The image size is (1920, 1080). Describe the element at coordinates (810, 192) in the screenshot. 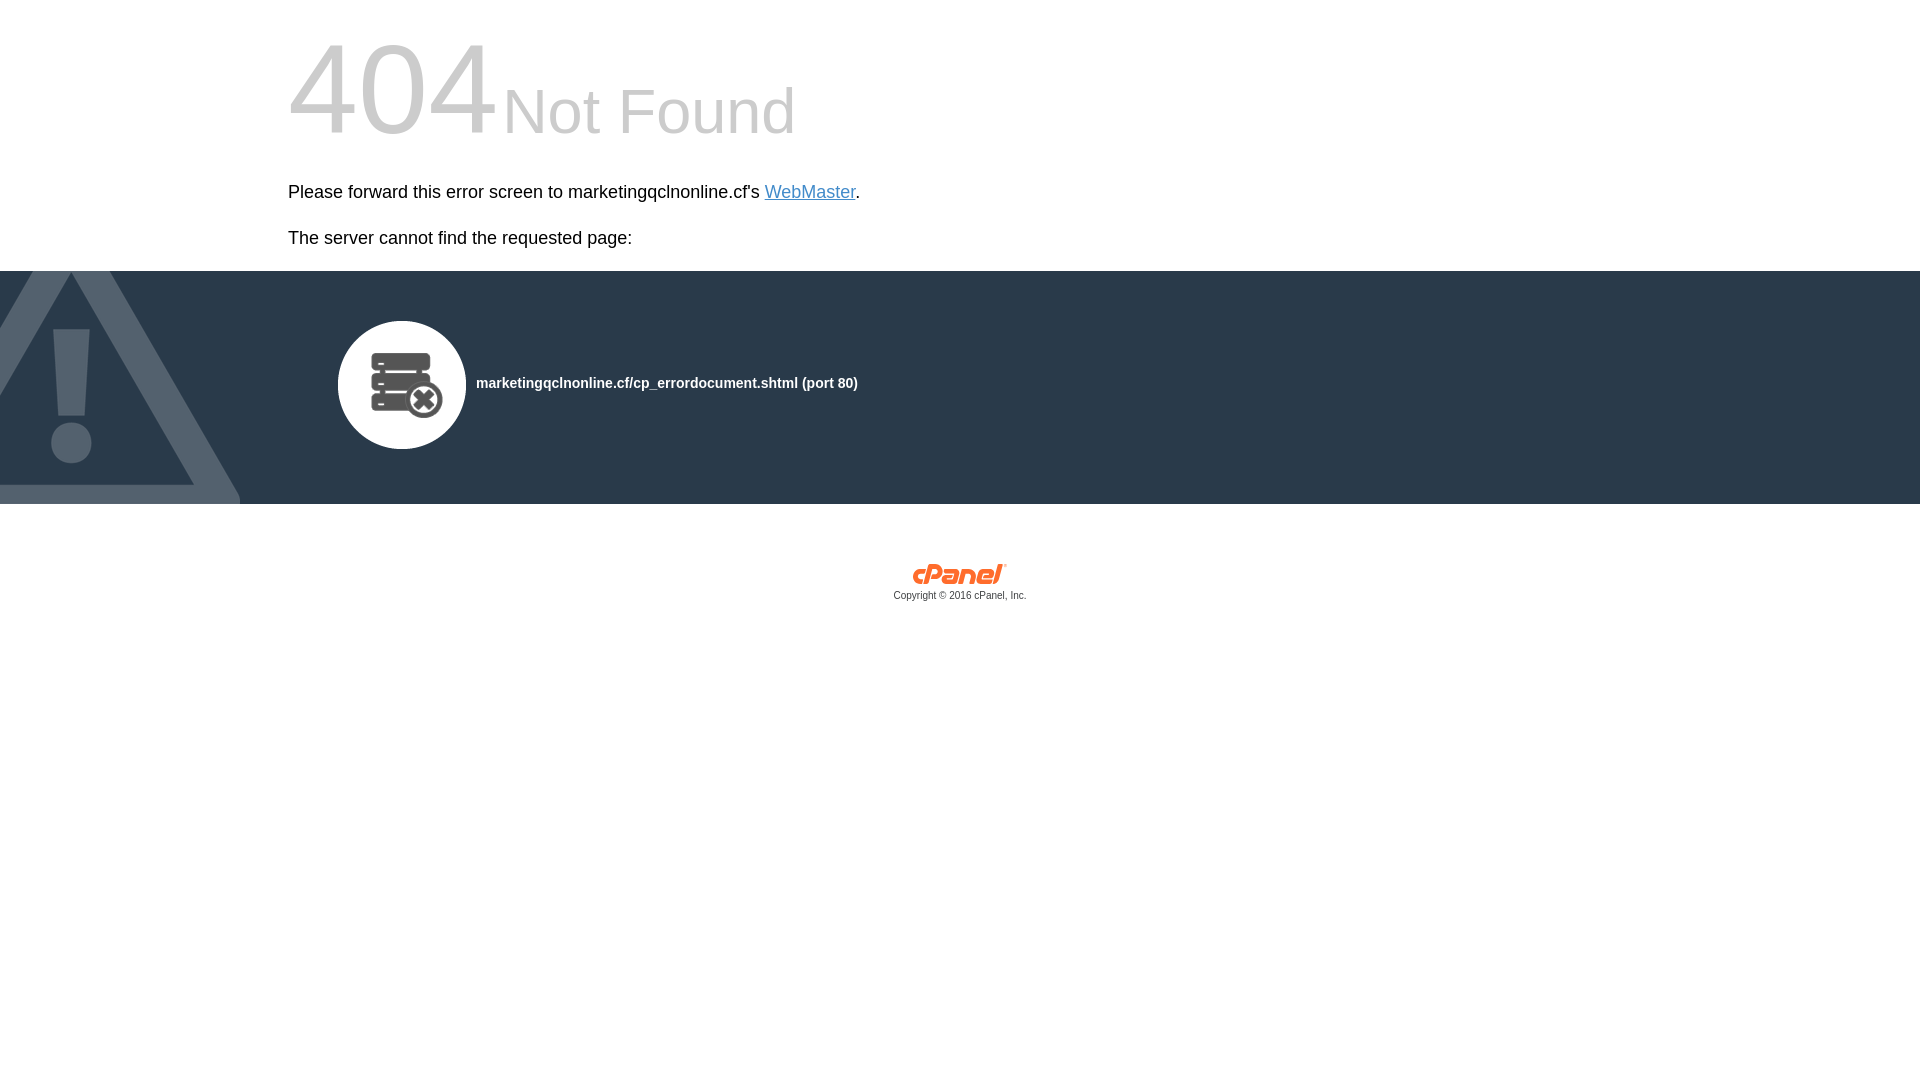

I see `'WebMaster'` at that location.